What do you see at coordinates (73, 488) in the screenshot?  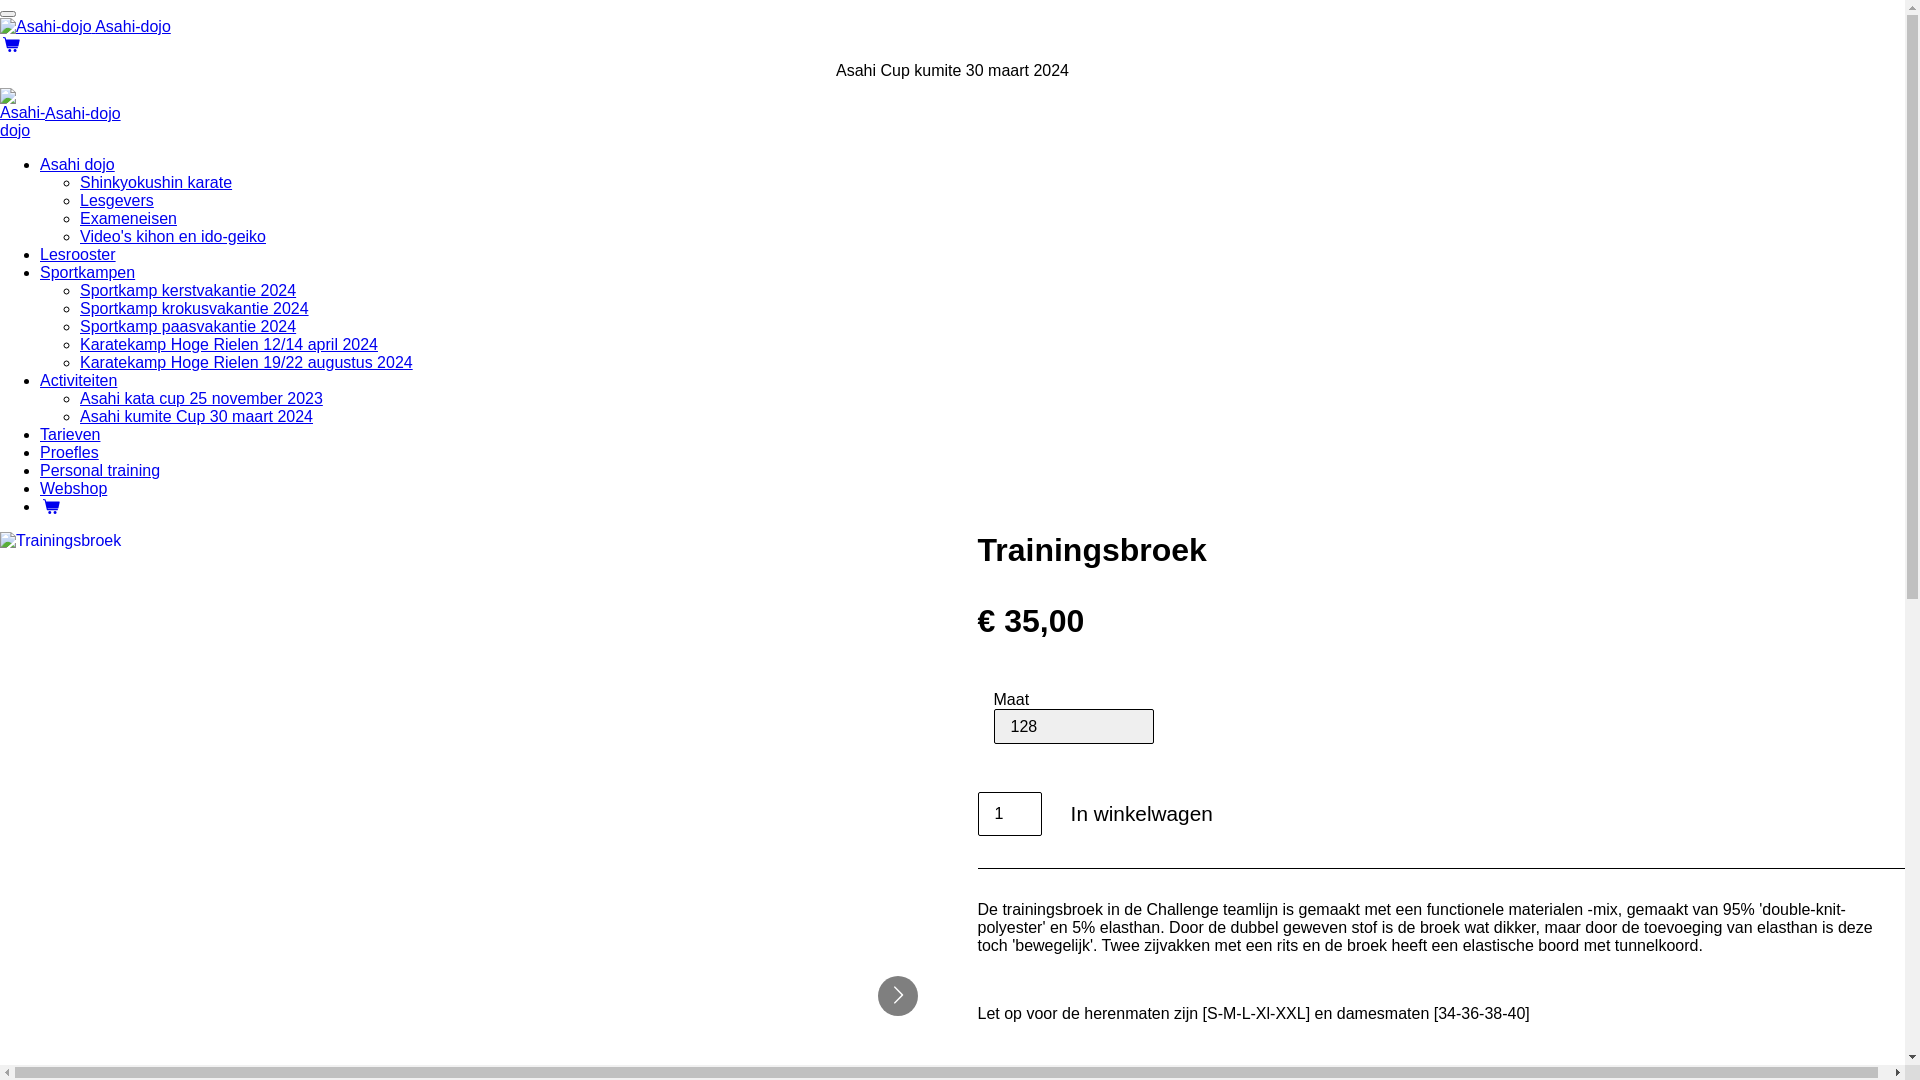 I see `'Webshop'` at bounding box center [73, 488].